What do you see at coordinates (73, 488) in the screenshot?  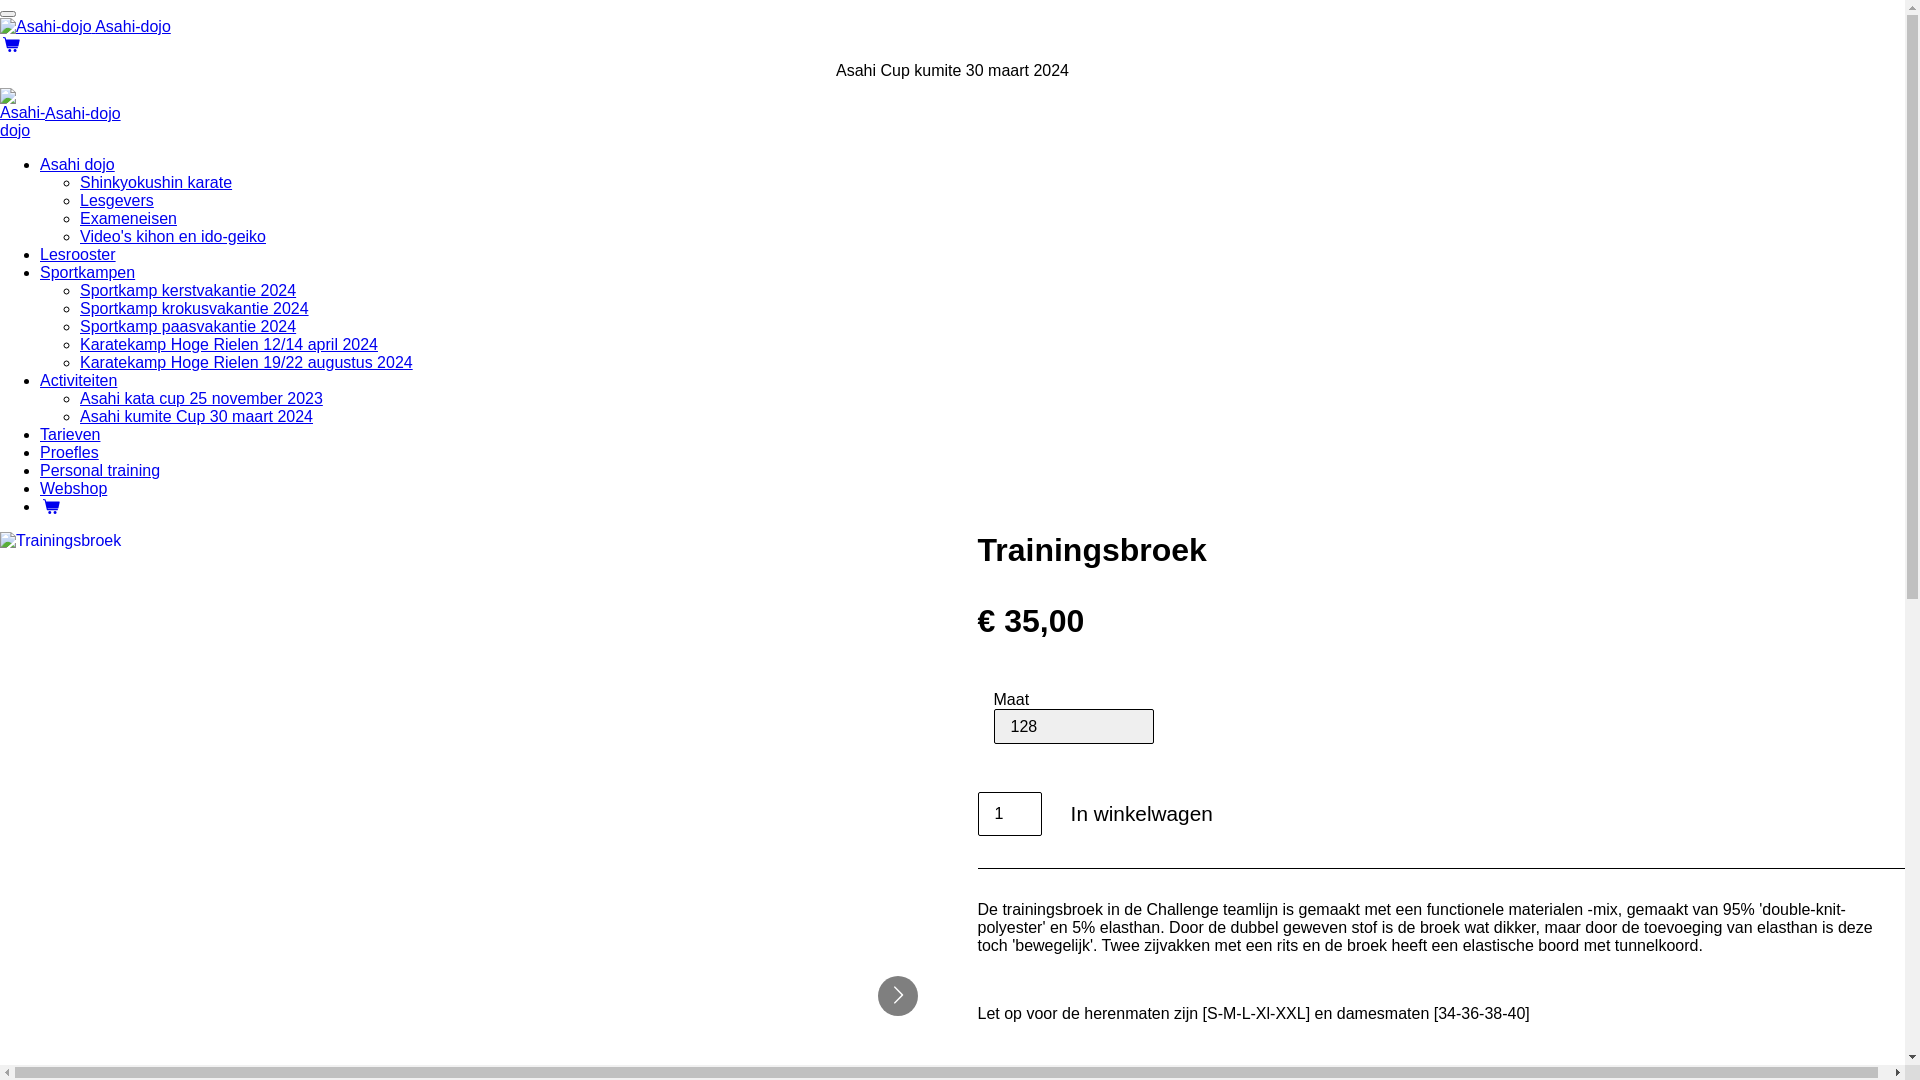 I see `'Webshop'` at bounding box center [73, 488].